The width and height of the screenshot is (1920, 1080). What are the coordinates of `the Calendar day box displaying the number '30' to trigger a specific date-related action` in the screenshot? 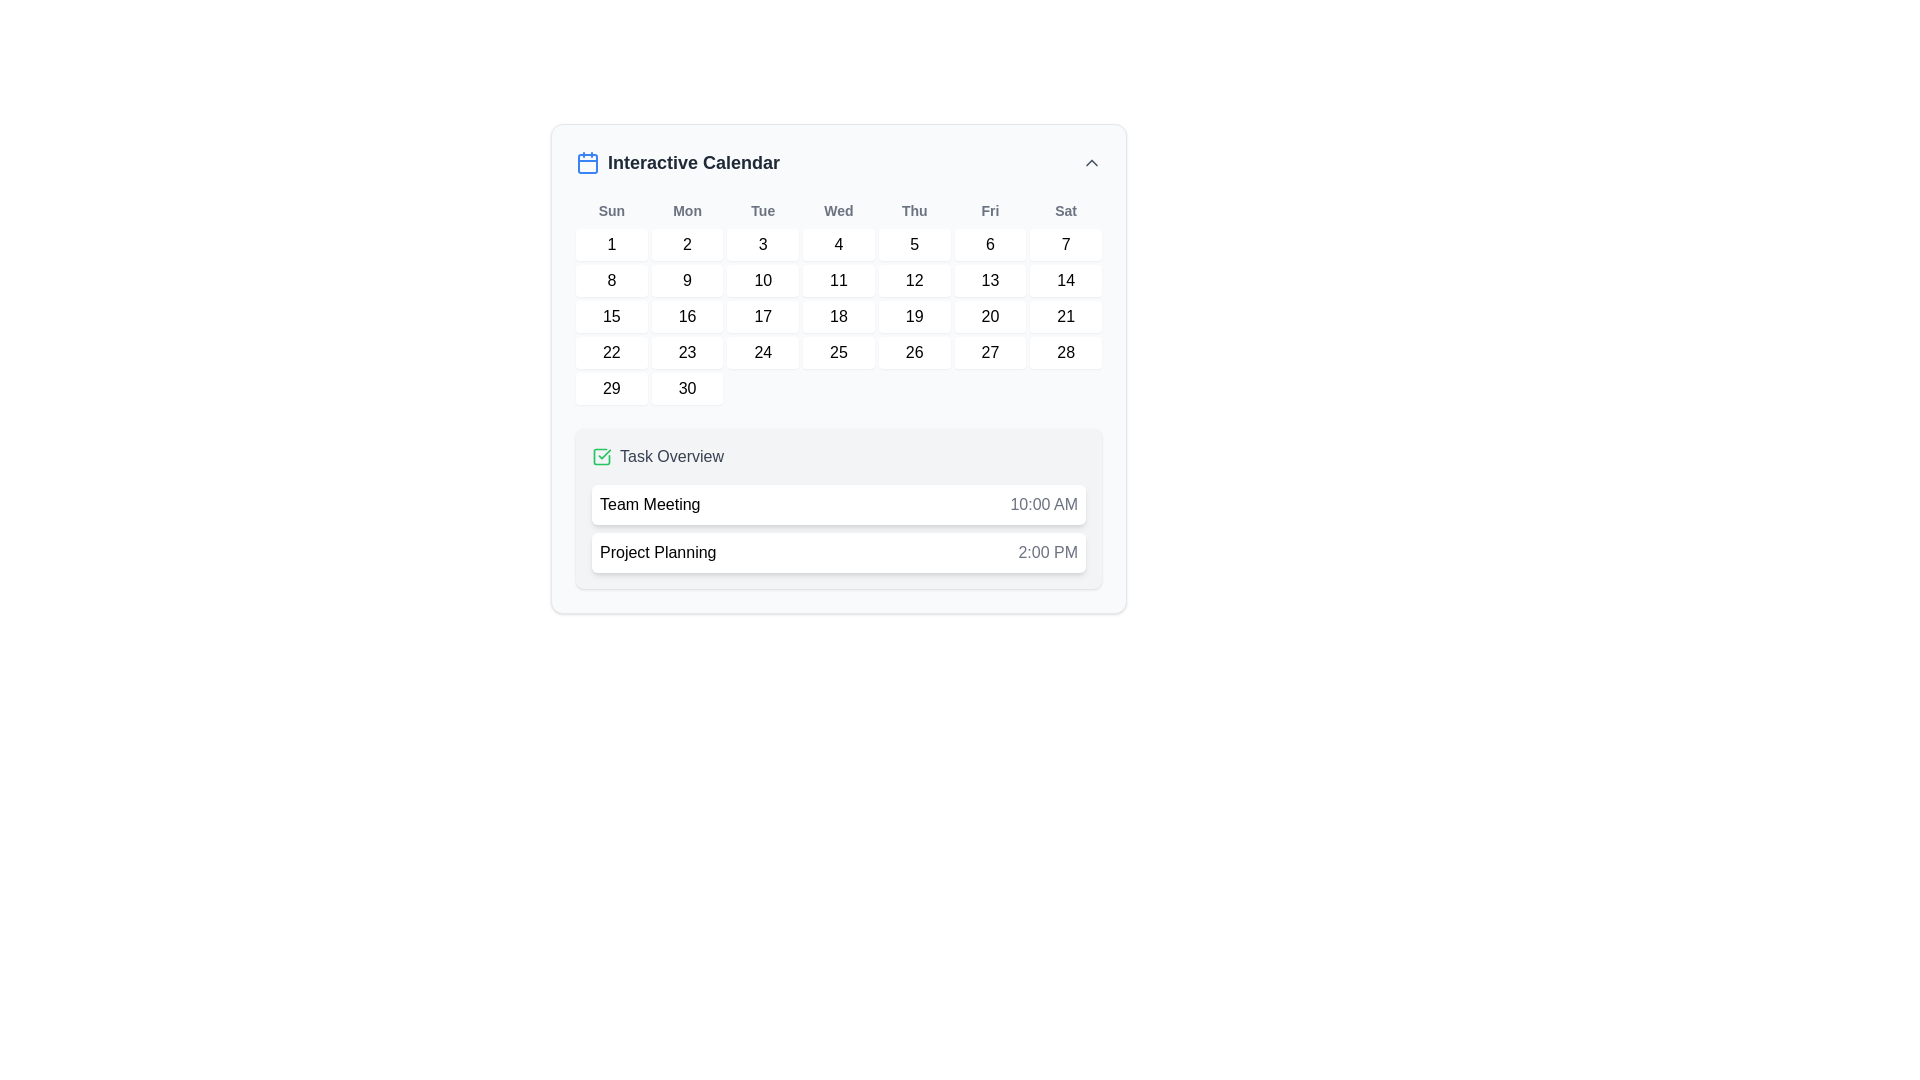 It's located at (687, 389).